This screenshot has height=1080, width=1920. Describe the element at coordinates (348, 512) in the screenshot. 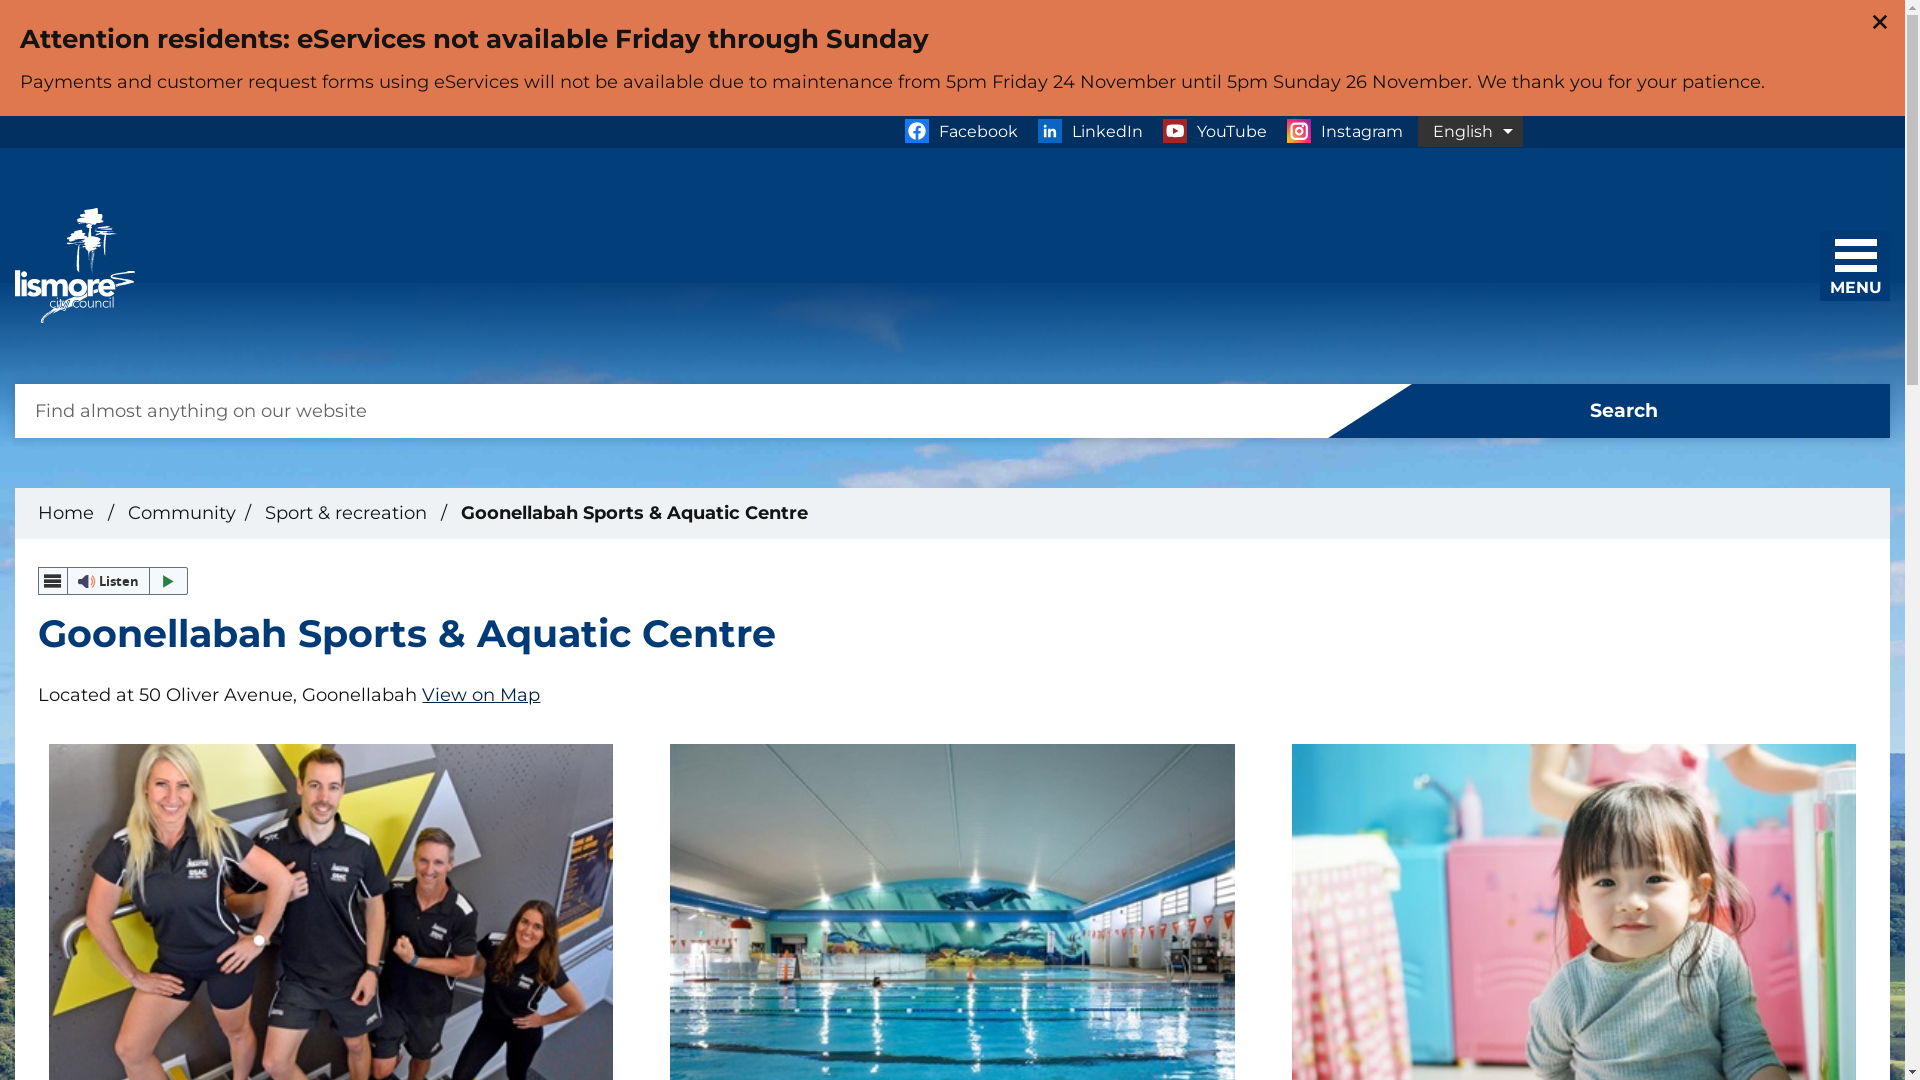

I see `'Sport & recreation'` at that location.